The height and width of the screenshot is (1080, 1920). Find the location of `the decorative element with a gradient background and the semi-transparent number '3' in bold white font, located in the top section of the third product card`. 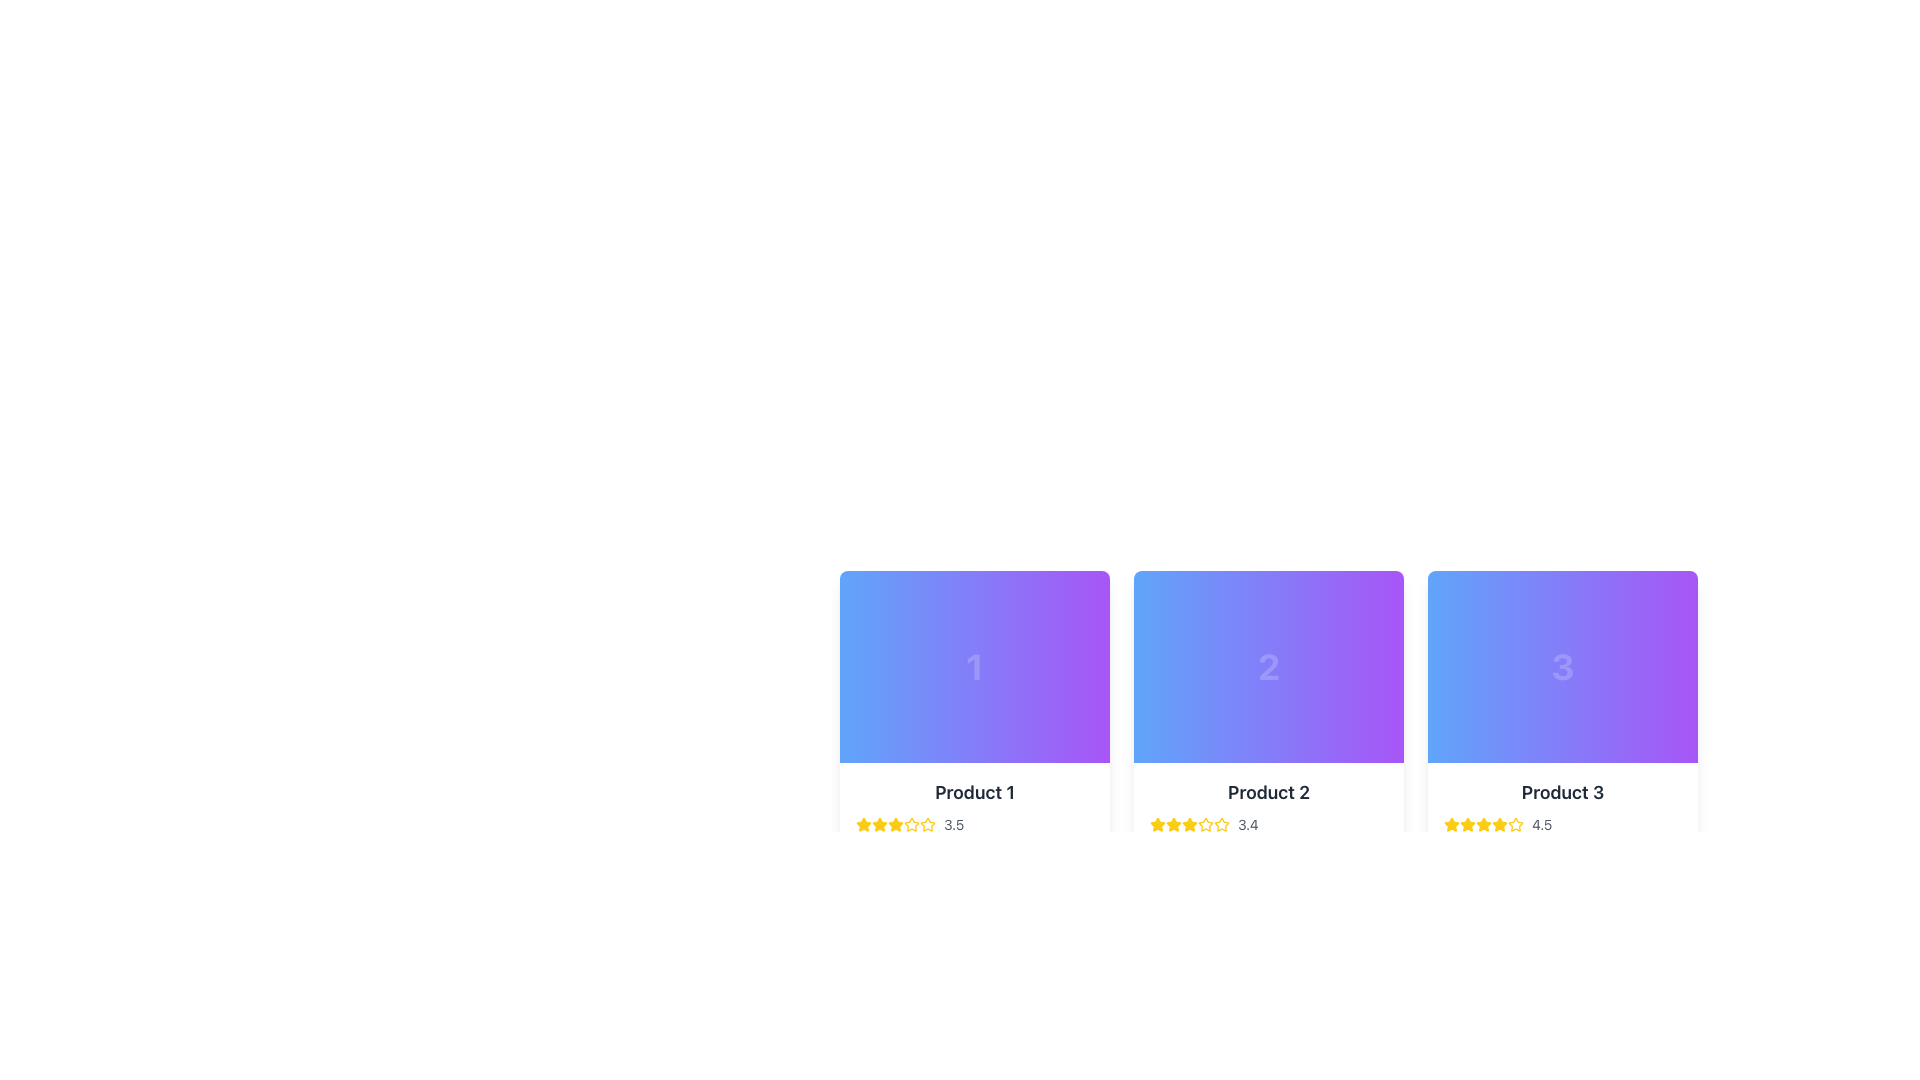

the decorative element with a gradient background and the semi-transparent number '3' in bold white font, located in the top section of the third product card is located at coordinates (1562, 667).